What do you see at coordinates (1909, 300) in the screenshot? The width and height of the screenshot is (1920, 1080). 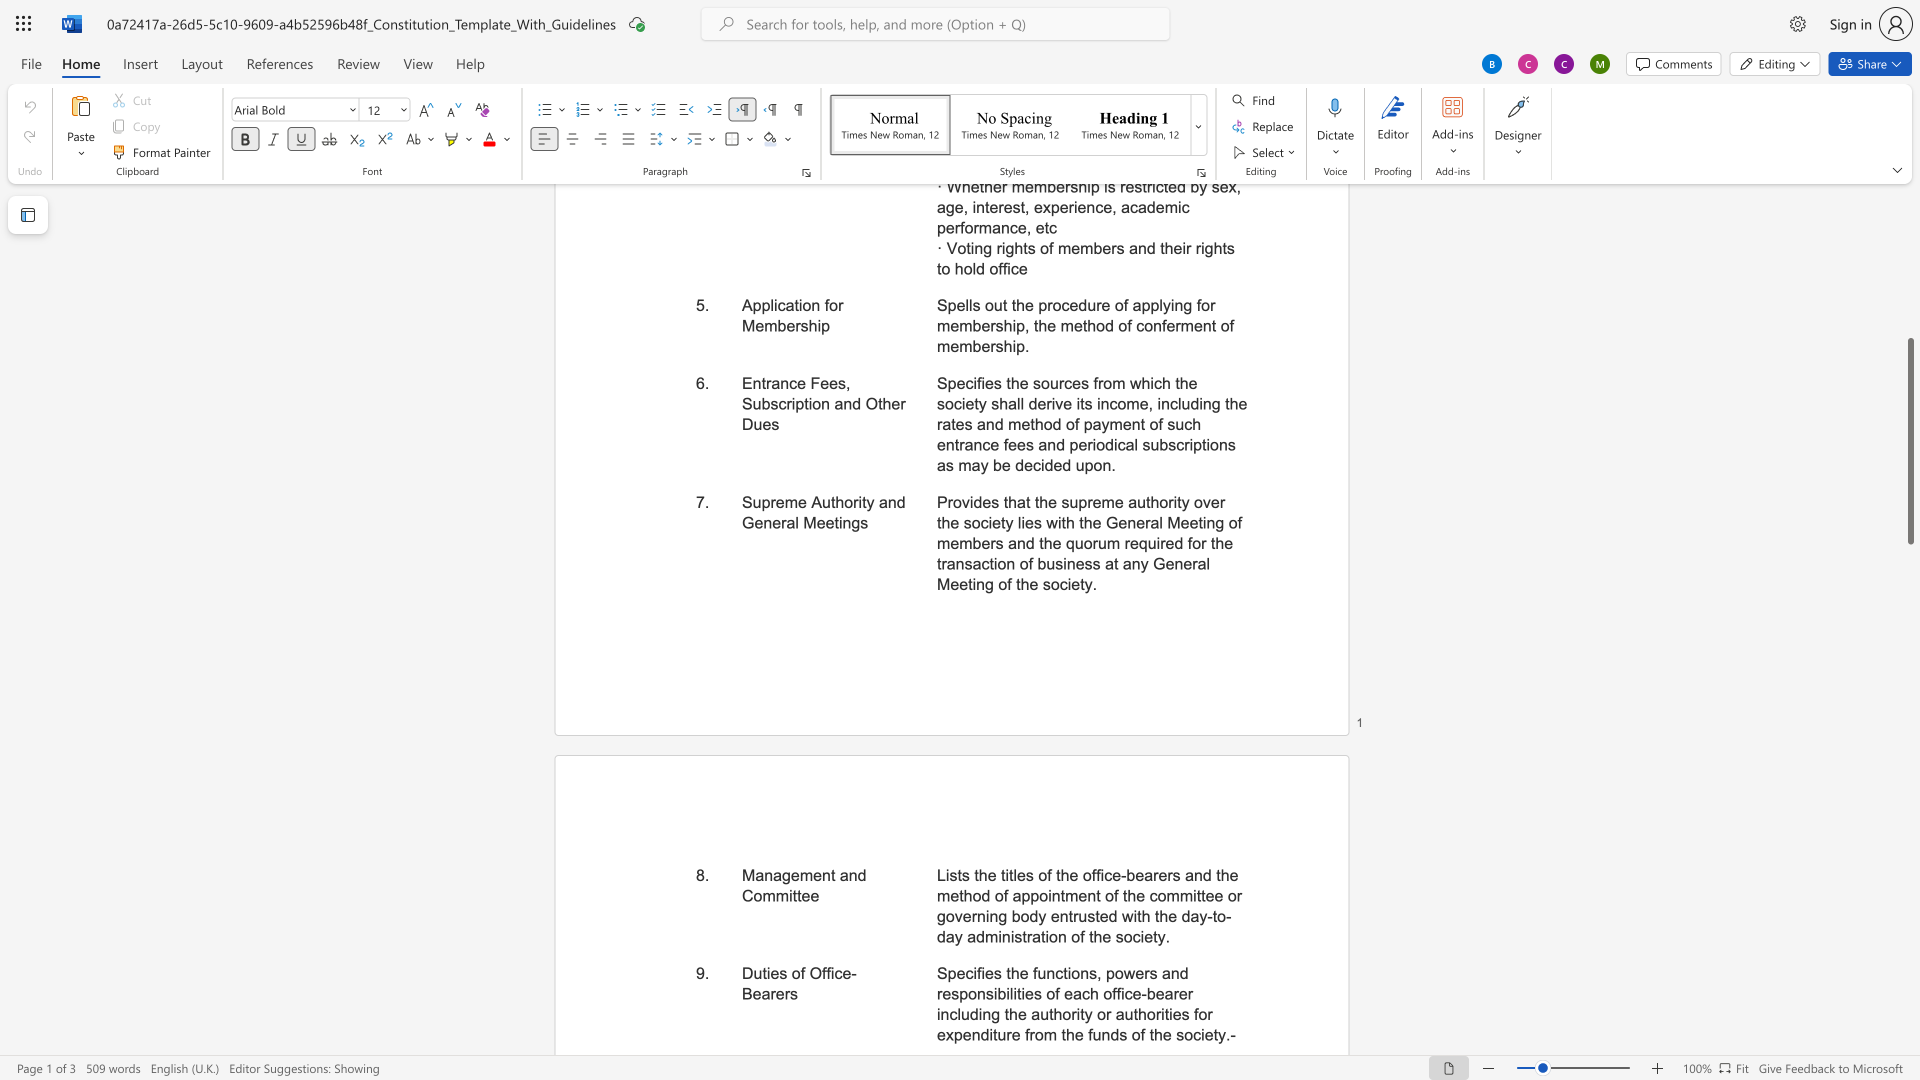 I see `the scrollbar to scroll the page up` at bounding box center [1909, 300].